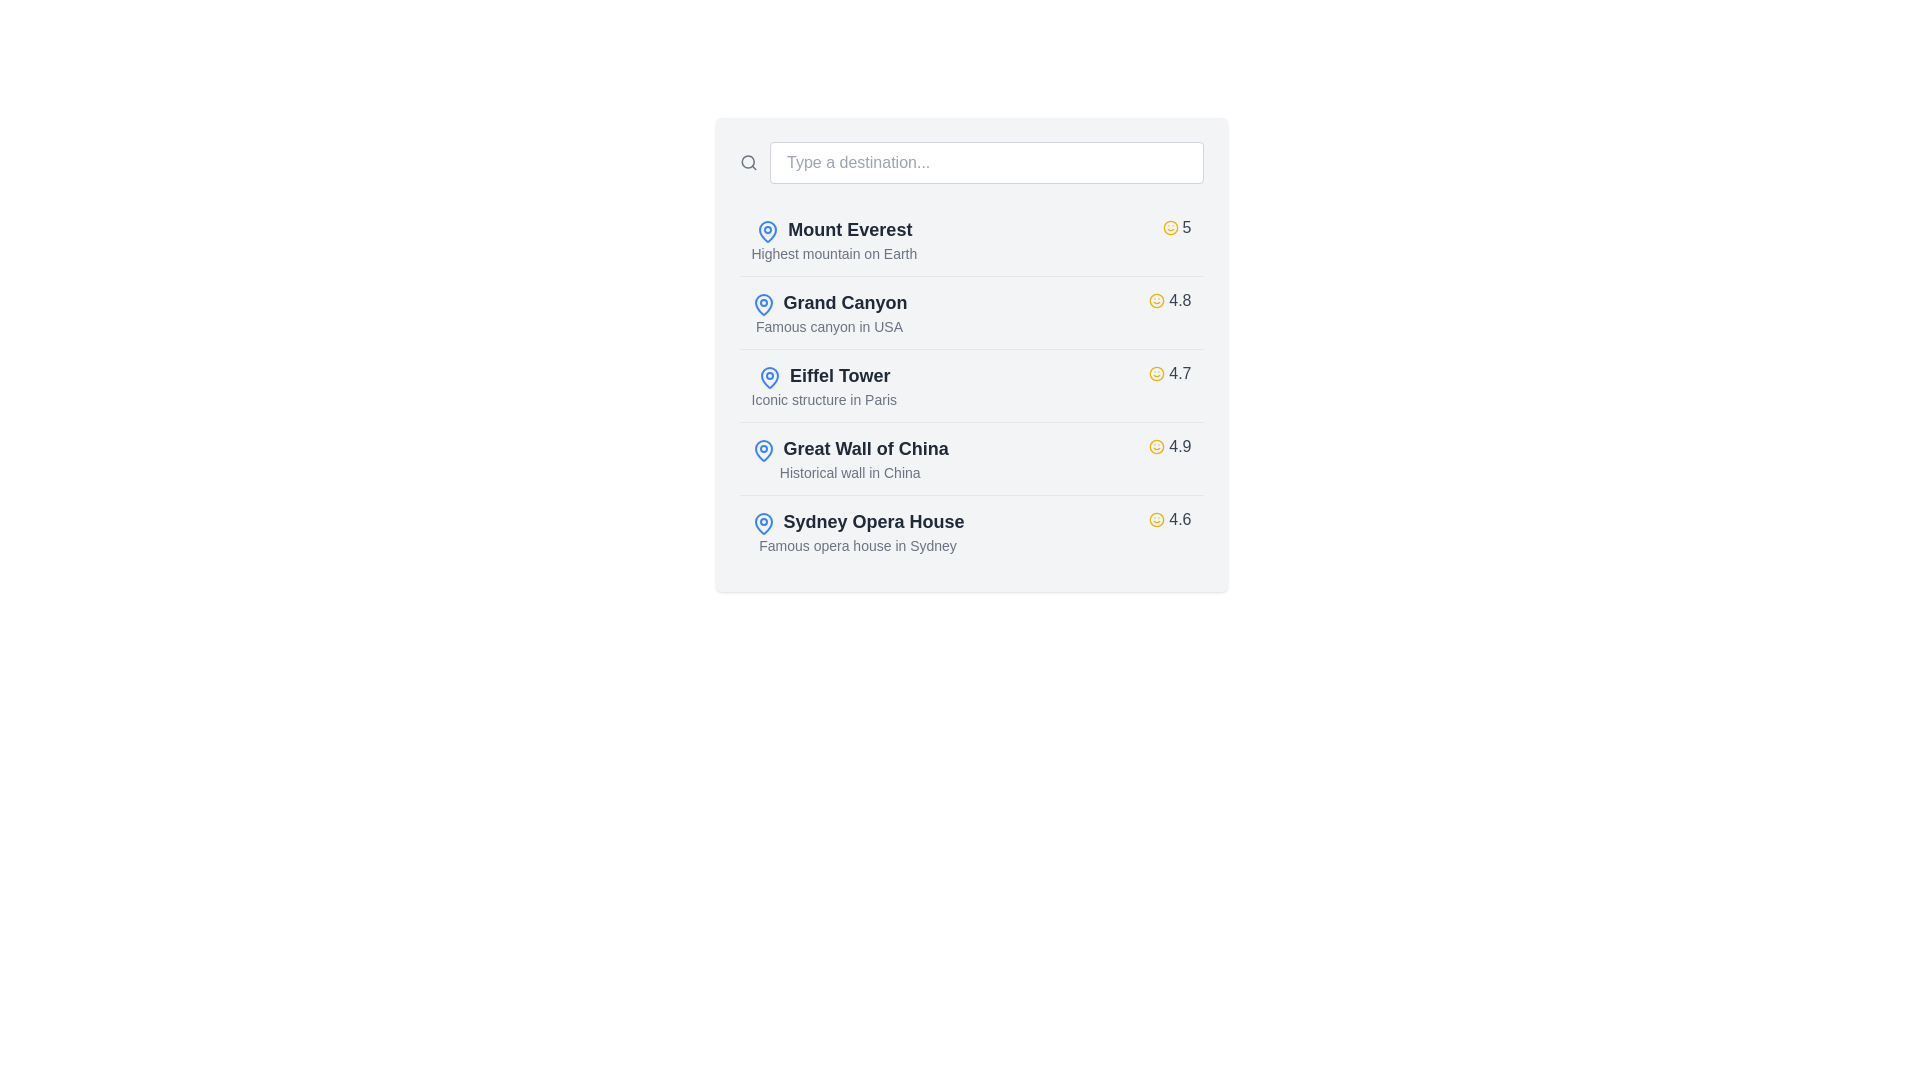 Image resolution: width=1920 pixels, height=1080 pixels. I want to click on the text label displaying the numerical rating for 'Sydney Opera House' located at the bottom of the list adjacent to a yellow emoji icon for copying, so click(1180, 519).